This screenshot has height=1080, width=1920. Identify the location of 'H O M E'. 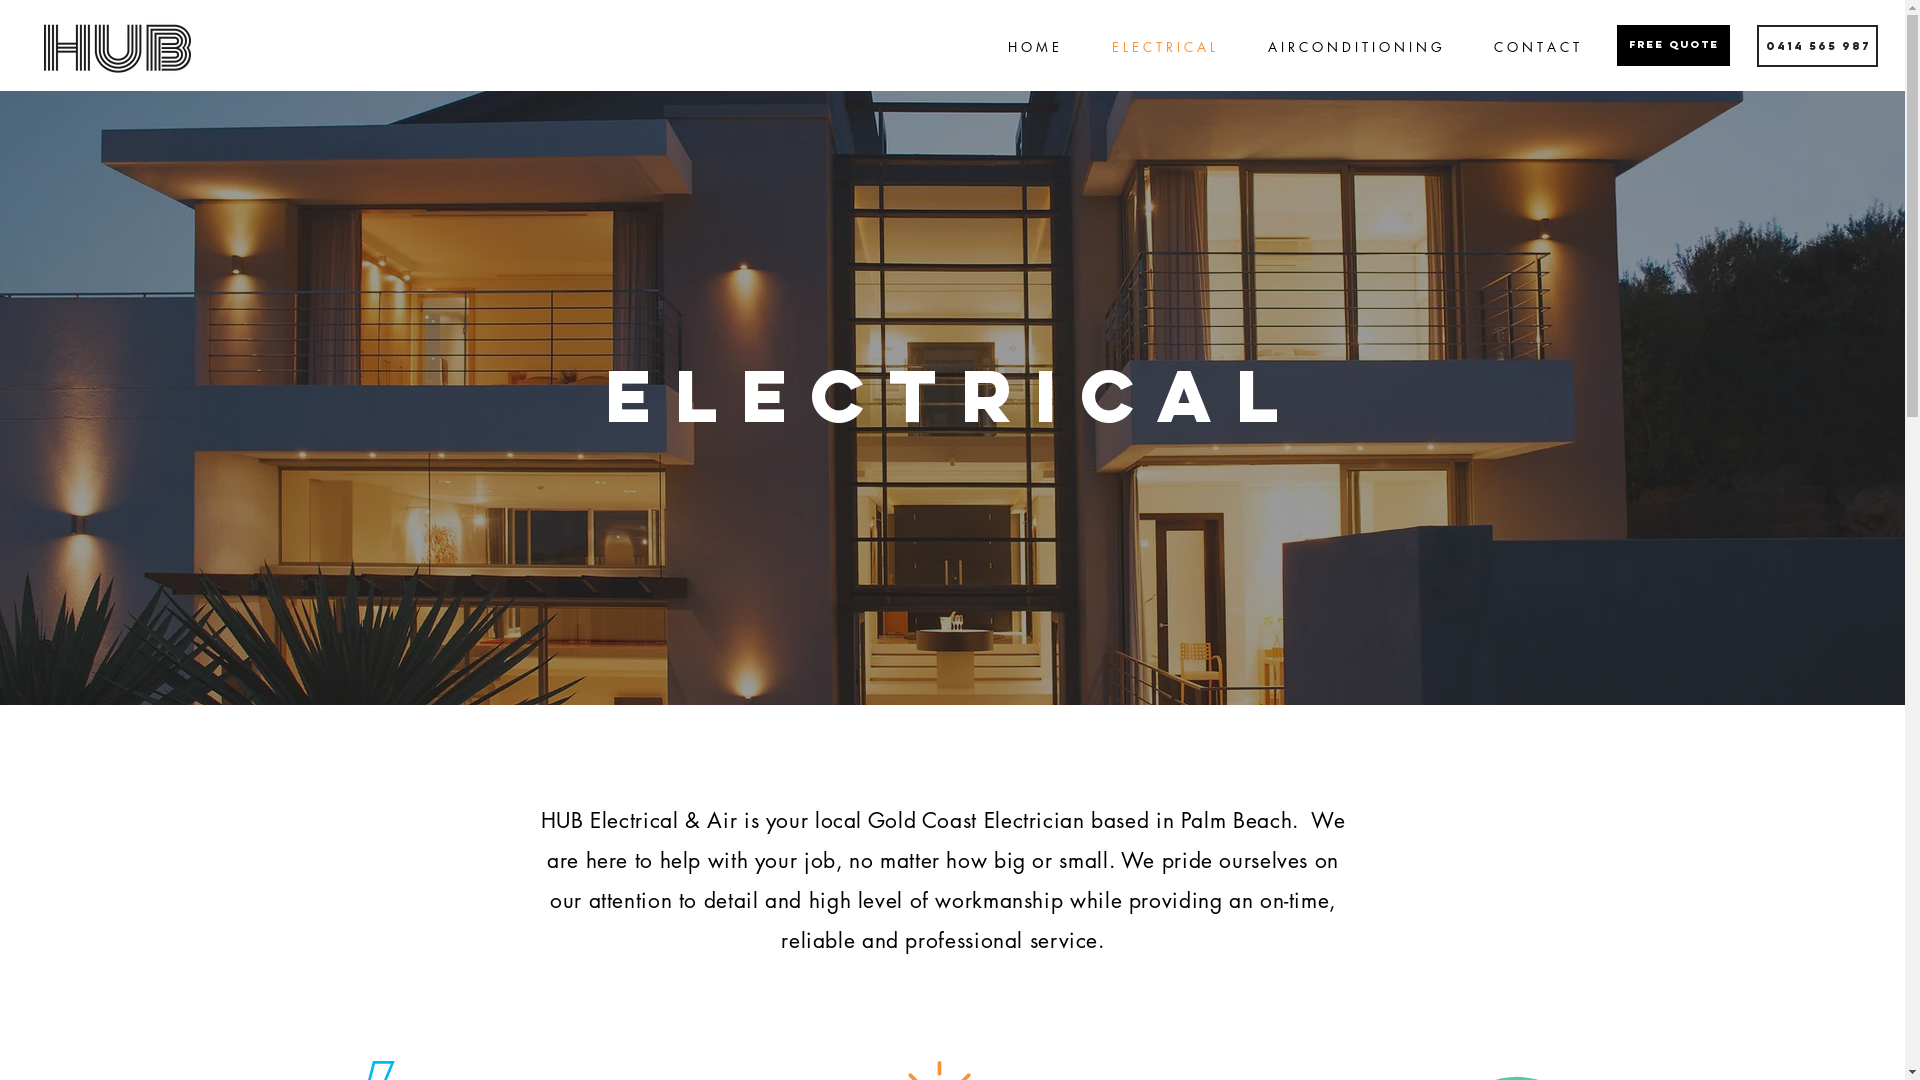
(1032, 46).